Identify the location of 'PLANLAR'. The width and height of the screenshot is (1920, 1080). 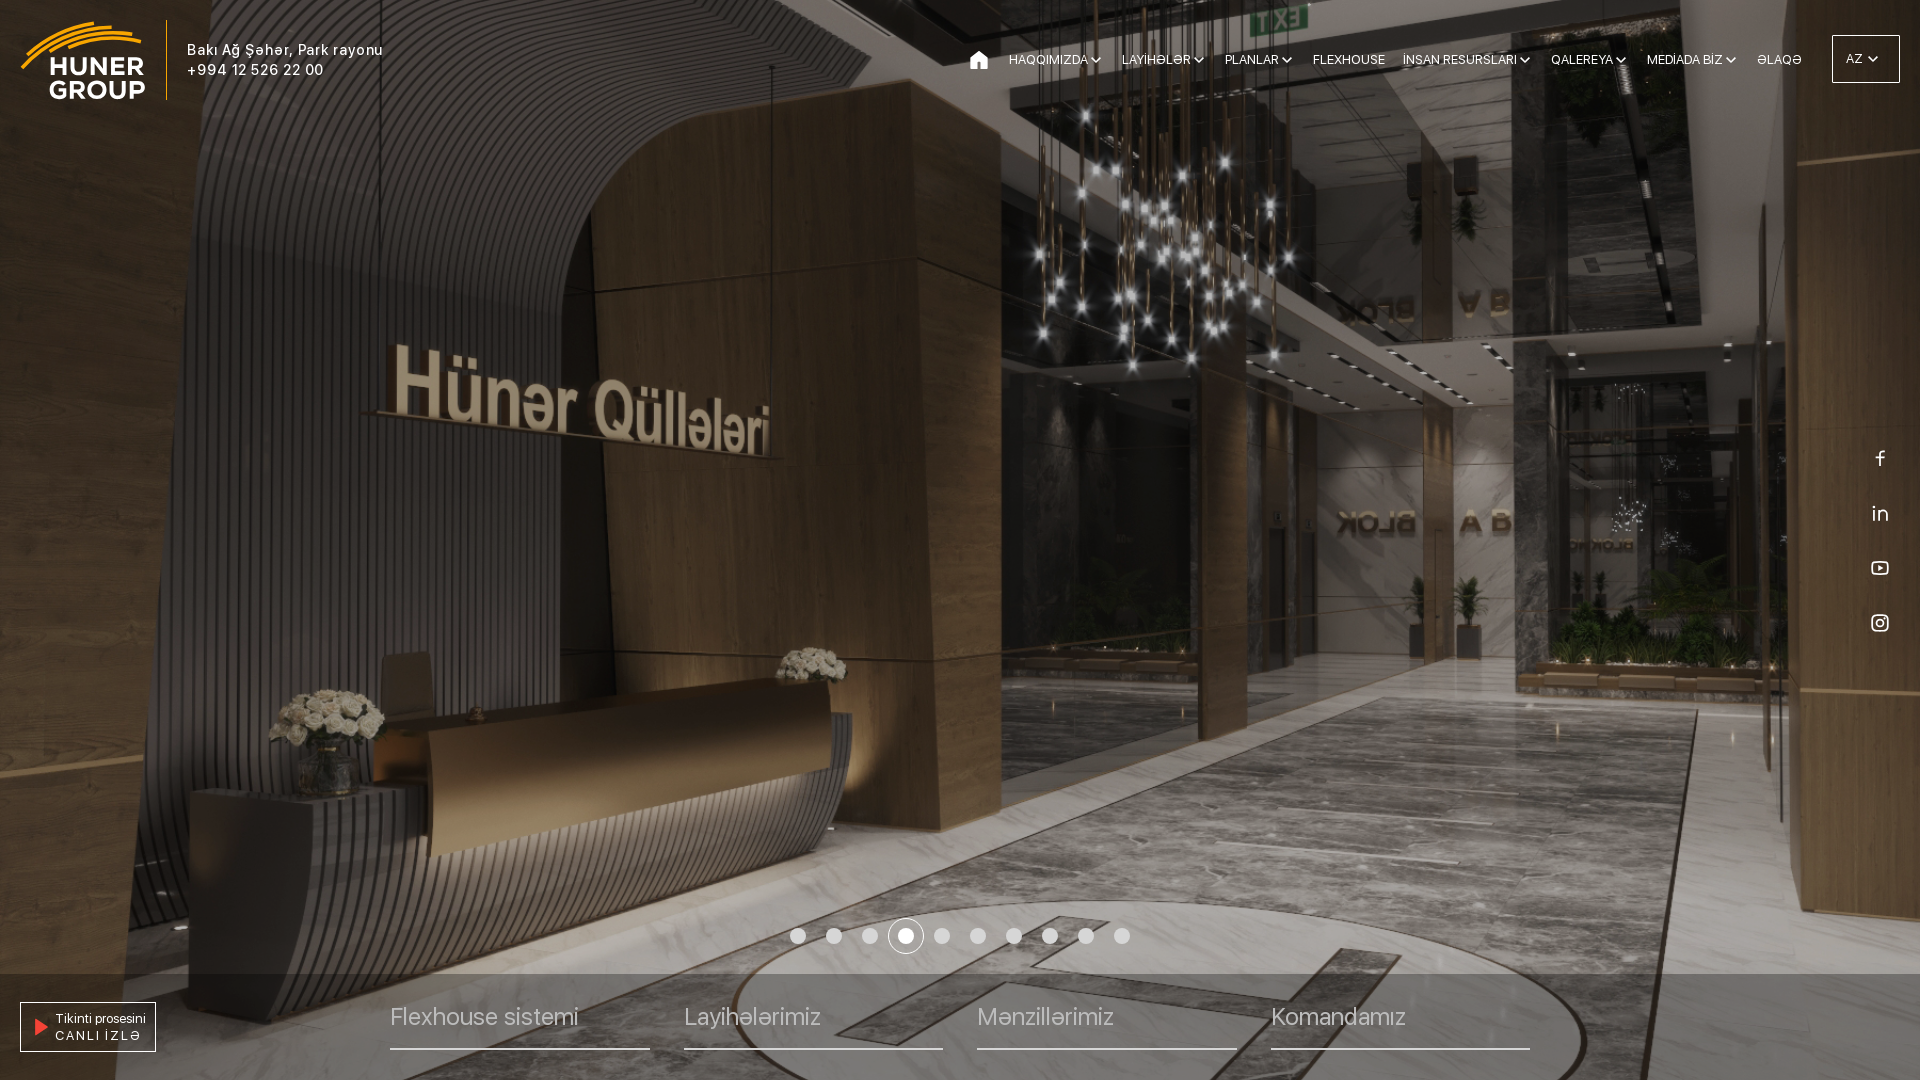
(1258, 59).